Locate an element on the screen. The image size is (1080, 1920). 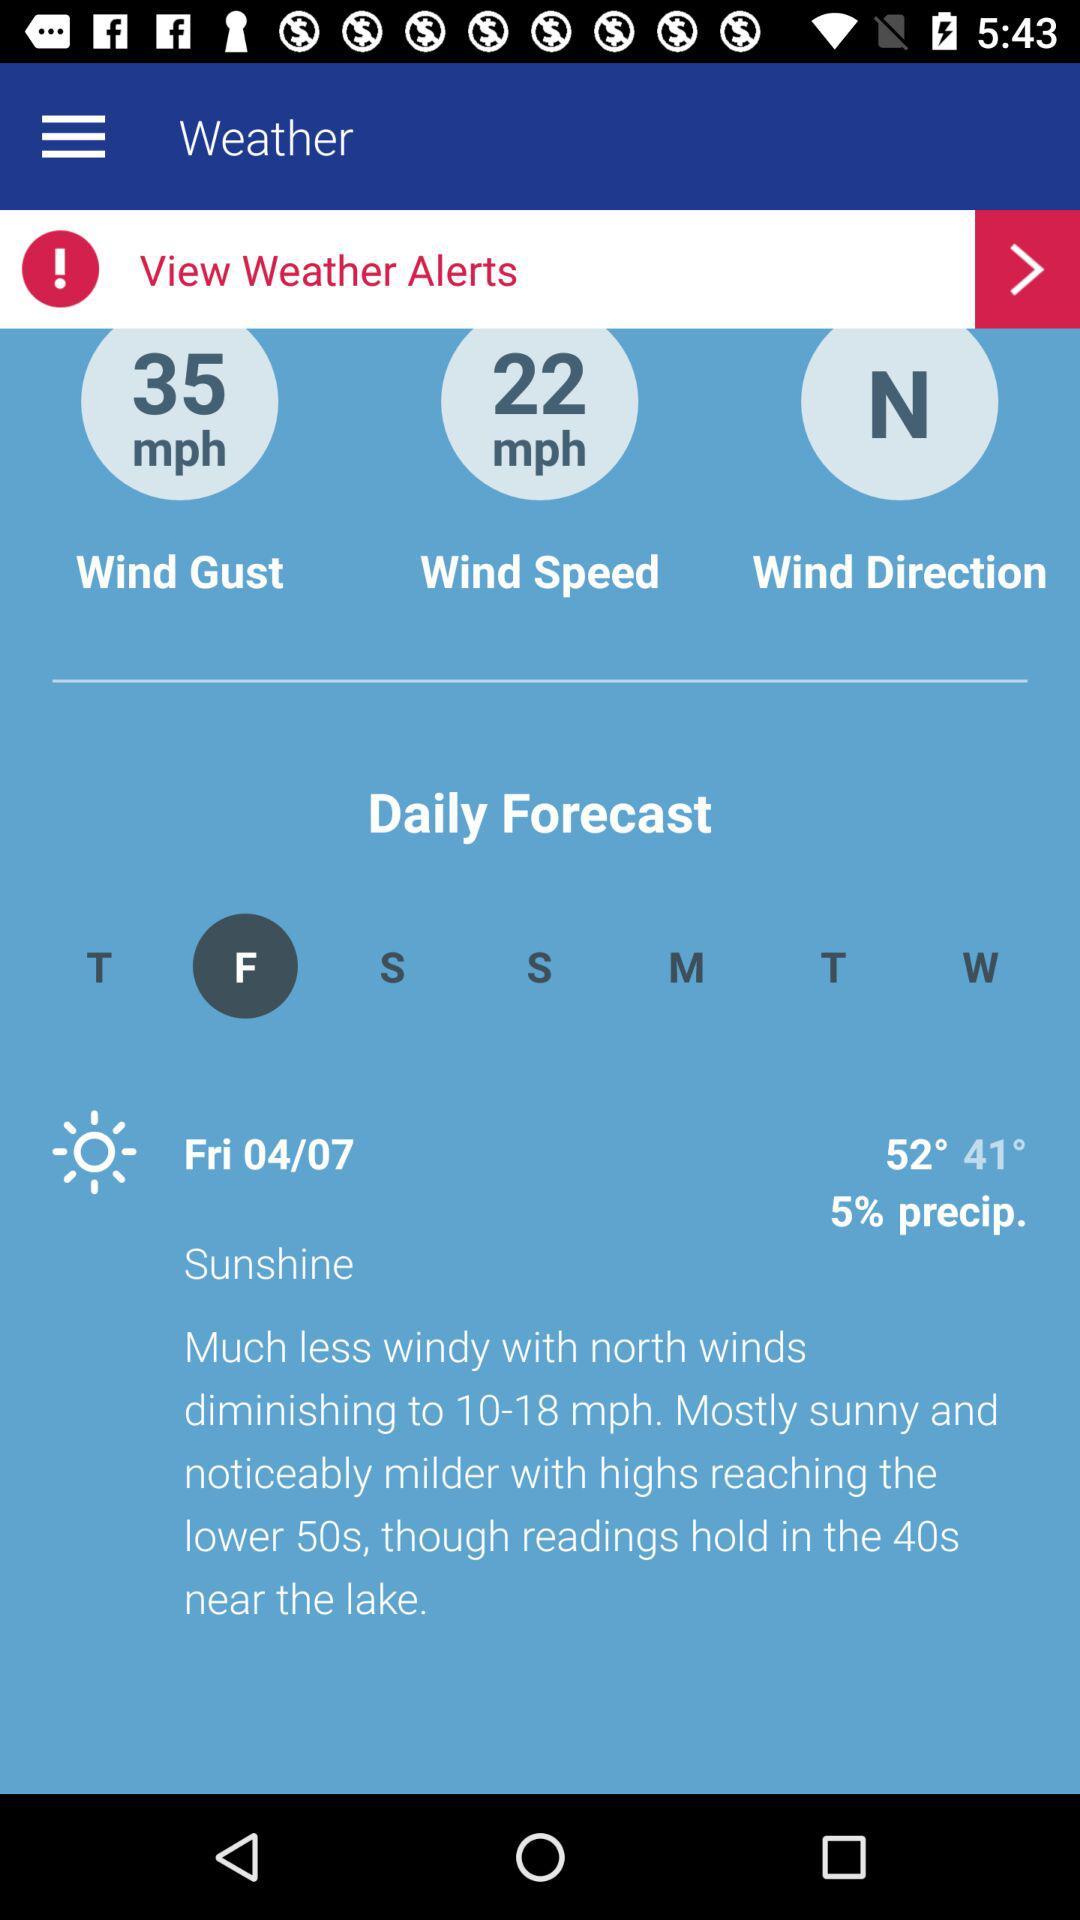
the item above 35 app is located at coordinates (540, 268).